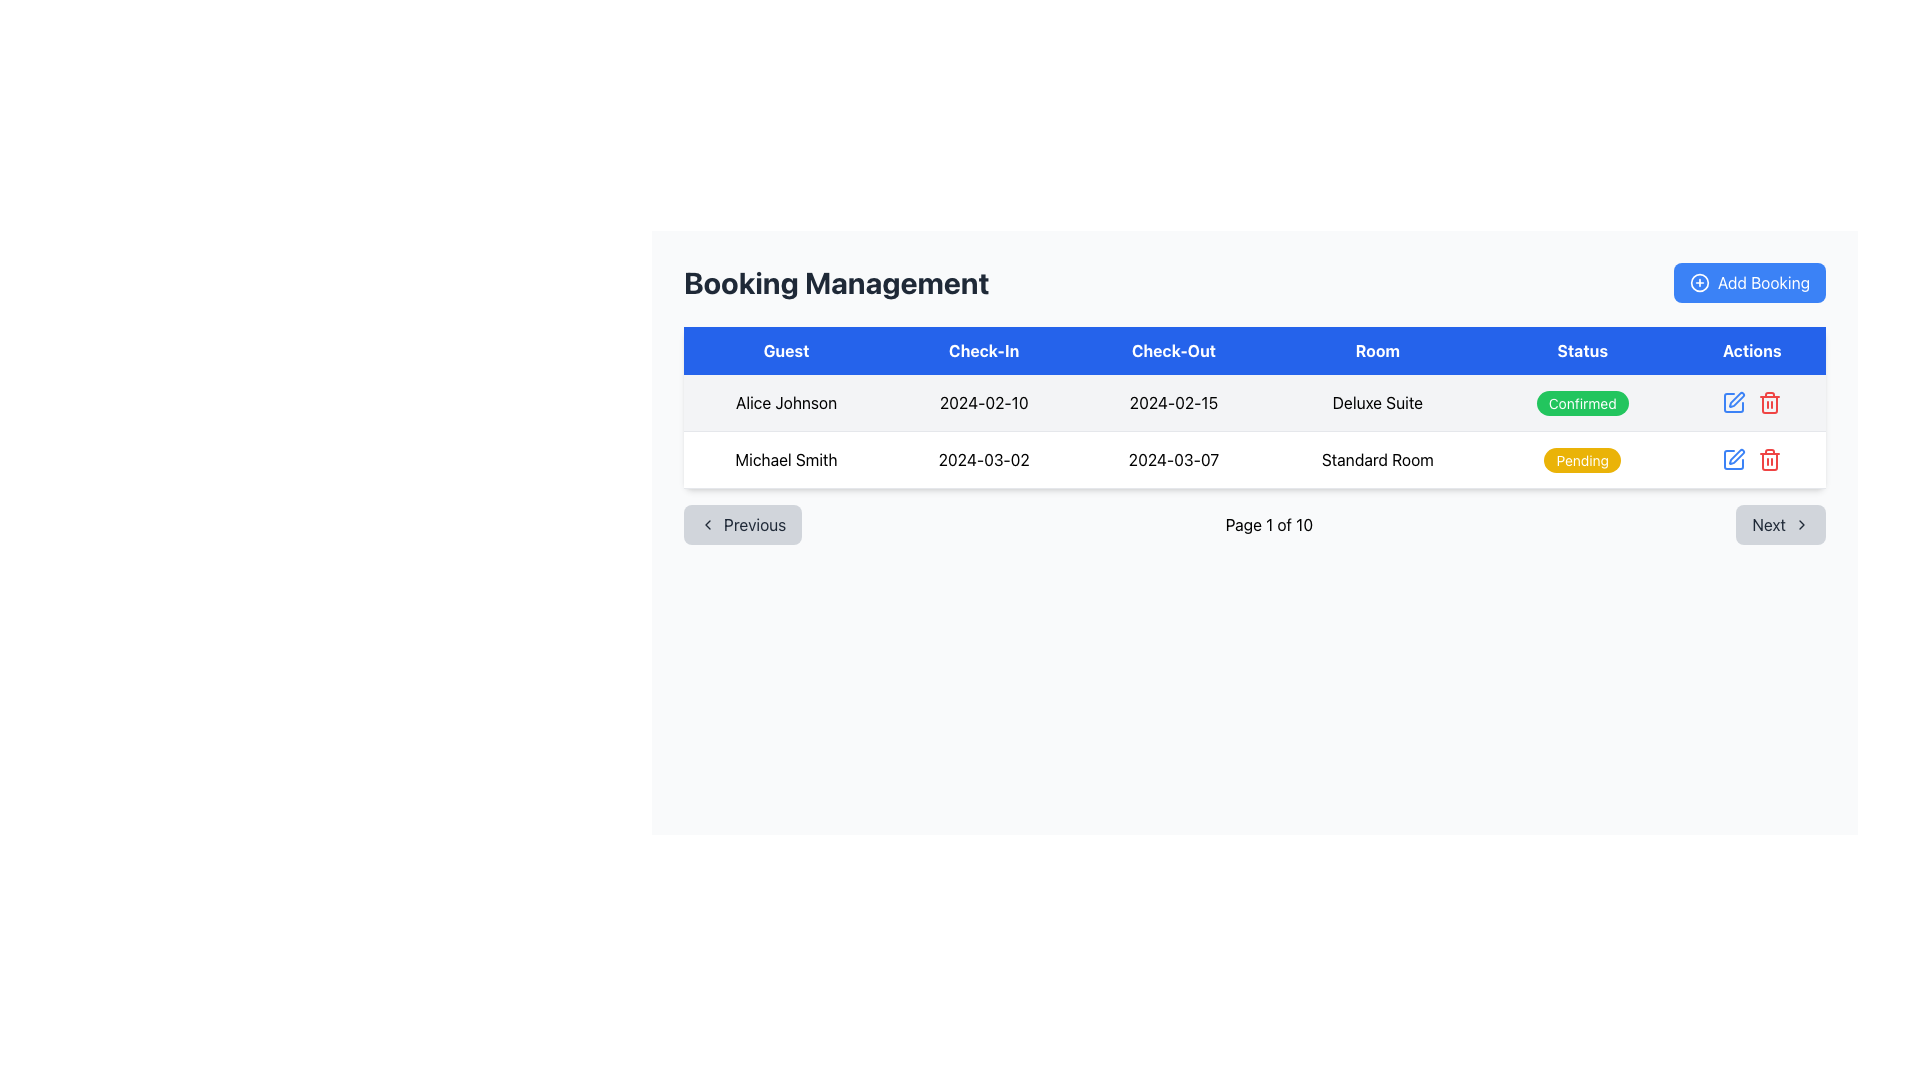  What do you see at coordinates (984, 350) in the screenshot?
I see `the 'Check-In' table header element, which is styled with a blue background and white text, positioned between the 'Guest' and 'Check-Out' headers` at bounding box center [984, 350].